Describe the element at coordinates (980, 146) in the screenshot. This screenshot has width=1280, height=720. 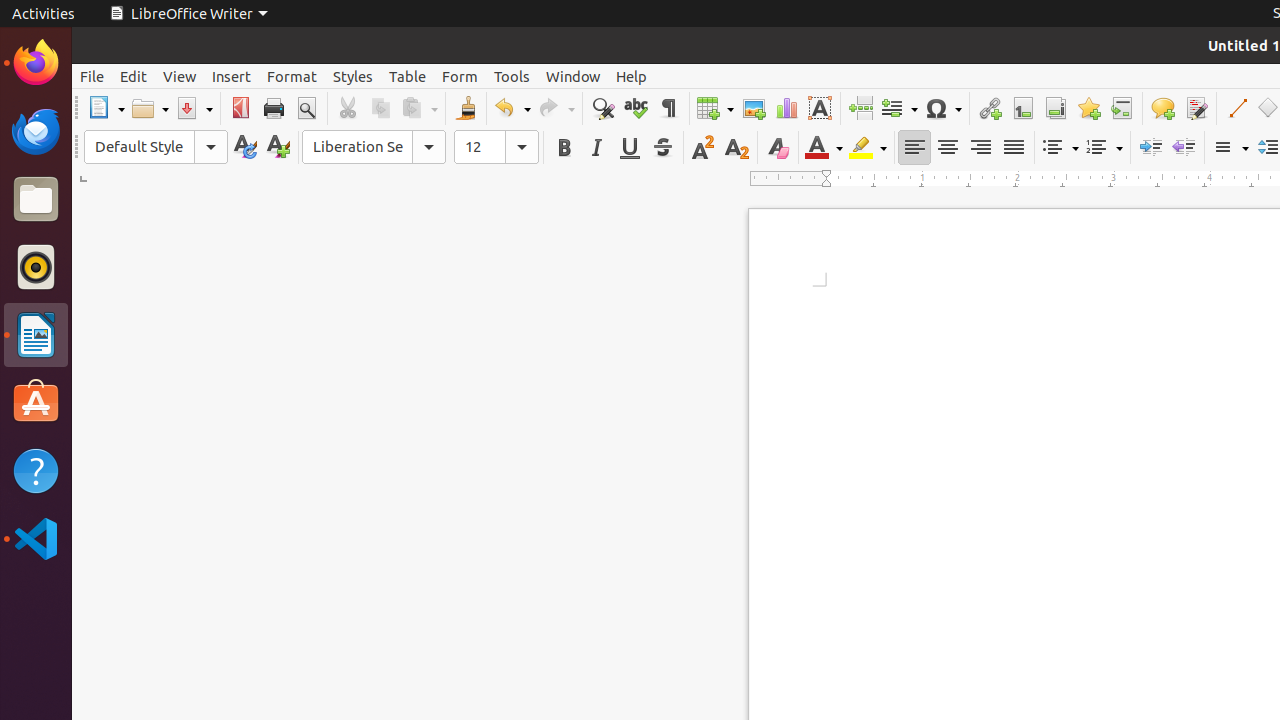
I see `'Right'` at that location.